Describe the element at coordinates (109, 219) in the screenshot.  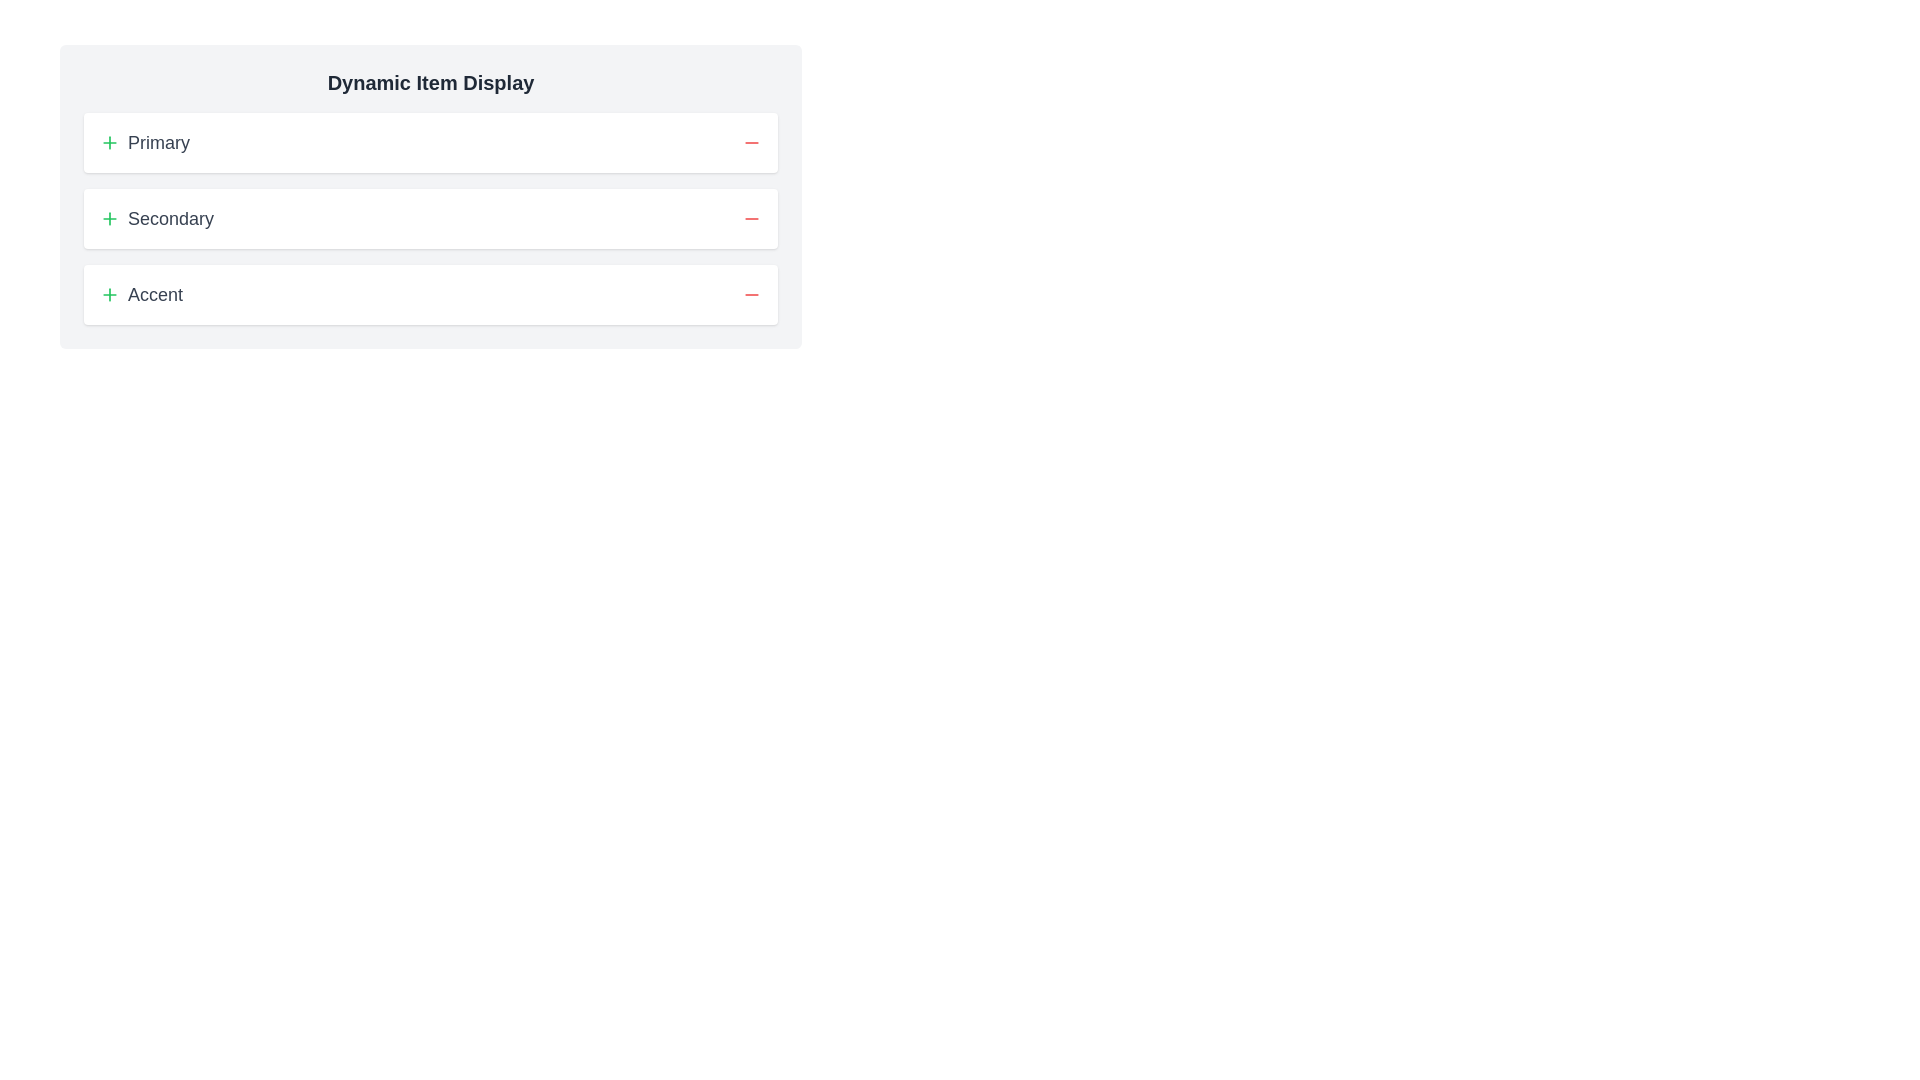
I see `the green plus icon, which is a minimalistic SVG graphic located to the left of the 'Secondary' text` at that location.